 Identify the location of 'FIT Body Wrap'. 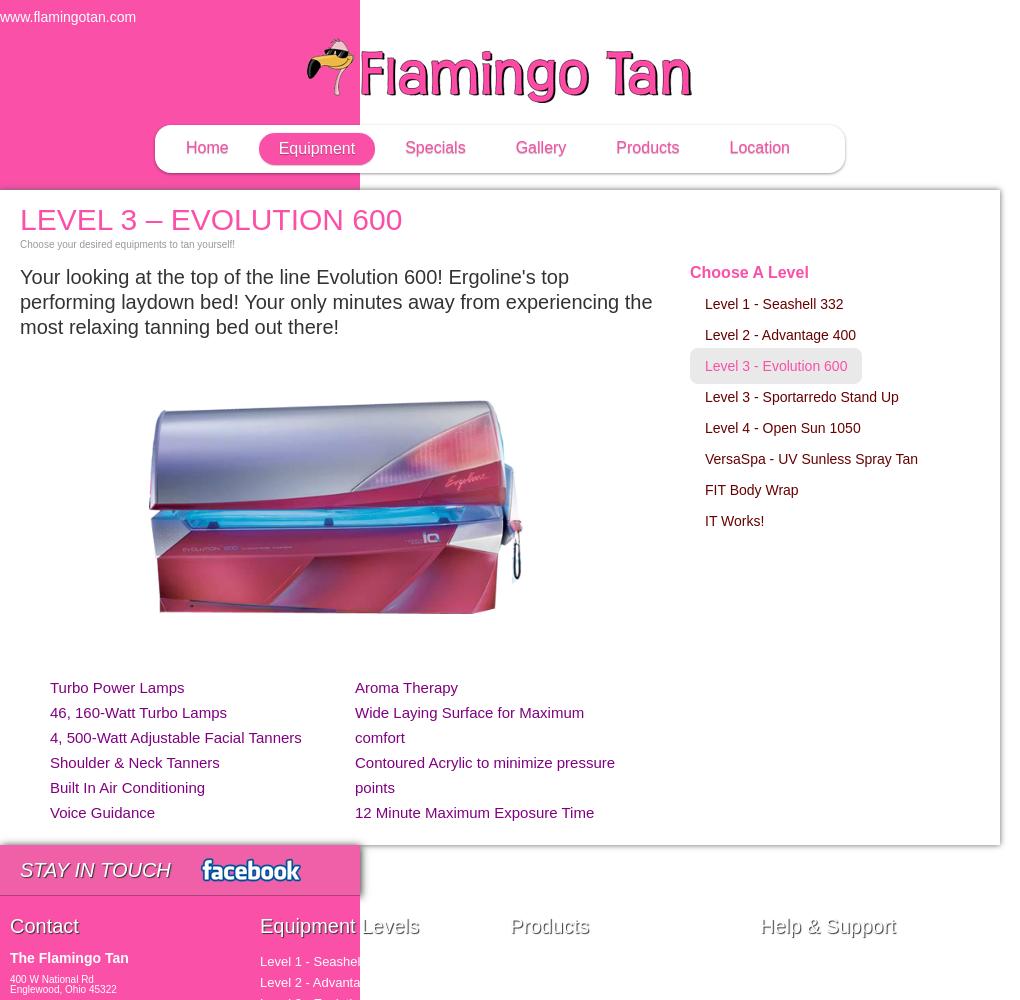
(704, 489).